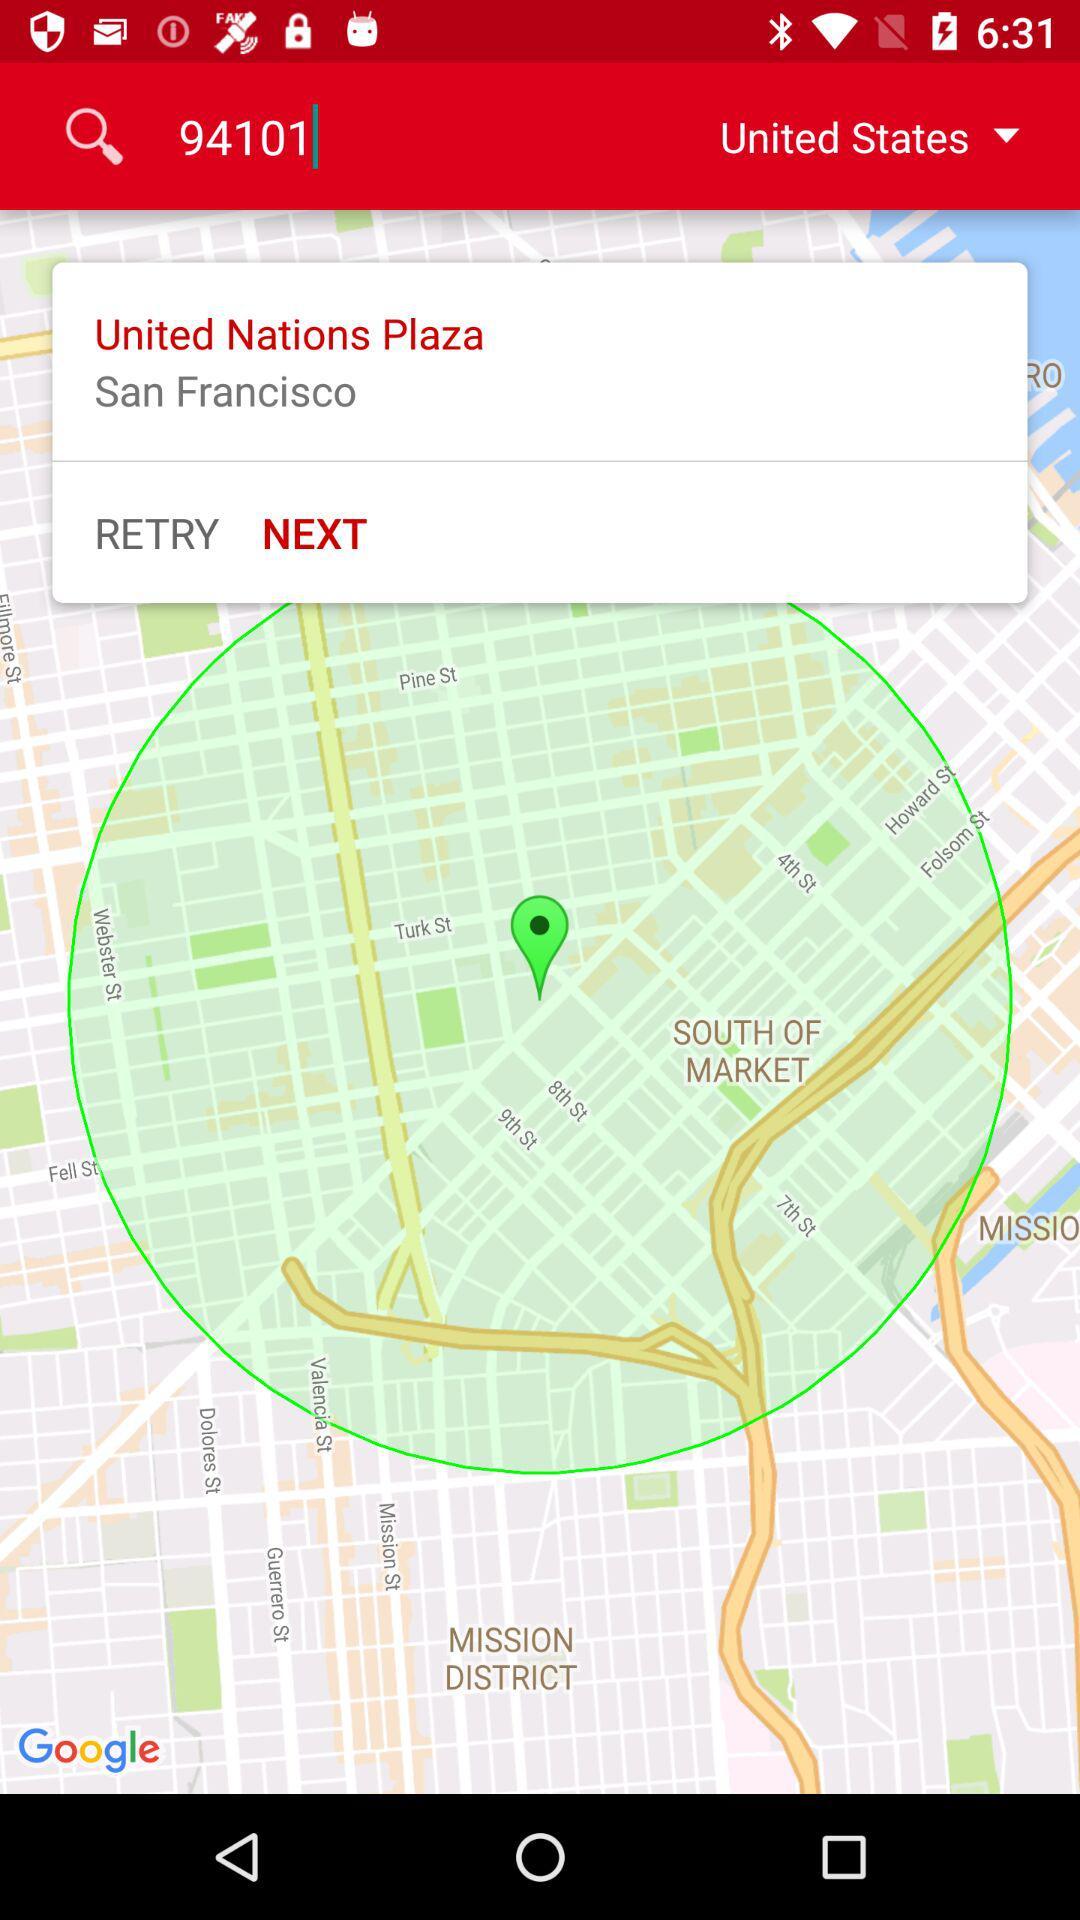 The image size is (1080, 1920). Describe the element at coordinates (156, 532) in the screenshot. I see `the retry item` at that location.